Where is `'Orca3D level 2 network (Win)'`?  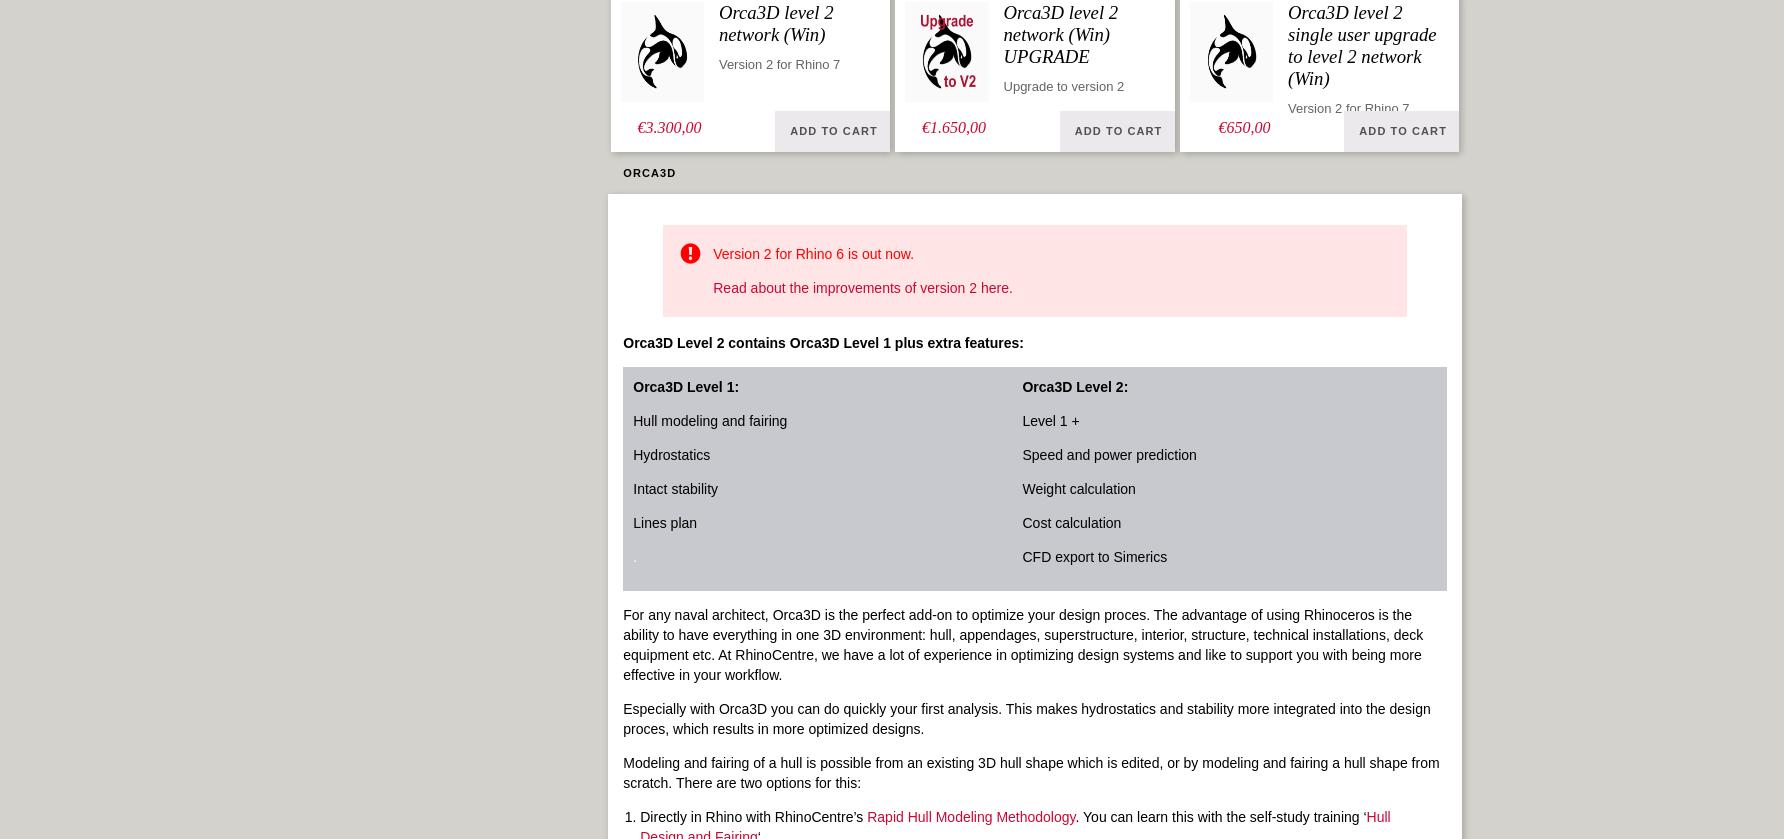
'Orca3D level 2 network (Win)' is located at coordinates (718, 23).